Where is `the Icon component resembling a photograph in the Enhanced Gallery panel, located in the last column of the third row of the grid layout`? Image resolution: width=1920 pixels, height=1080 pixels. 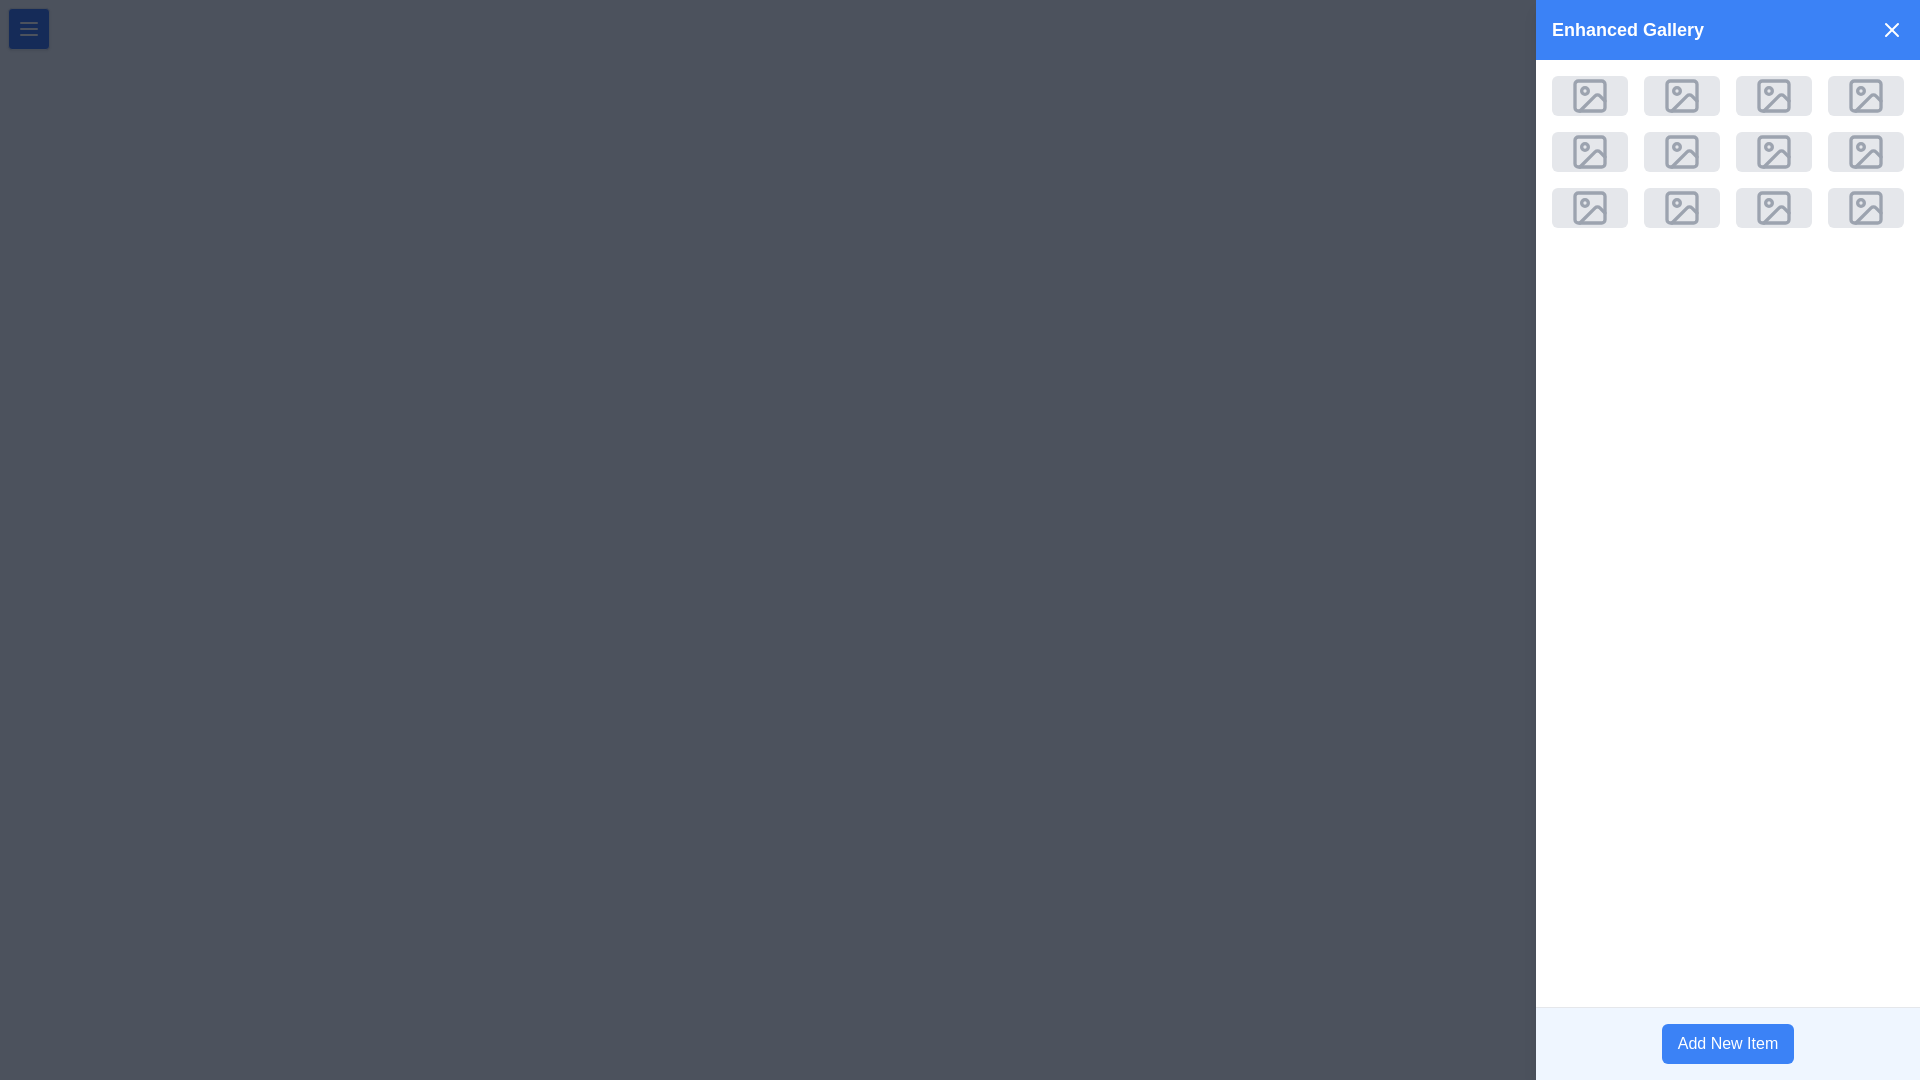
the Icon component resembling a photograph in the Enhanced Gallery panel, located in the last column of the third row of the grid layout is located at coordinates (1865, 150).